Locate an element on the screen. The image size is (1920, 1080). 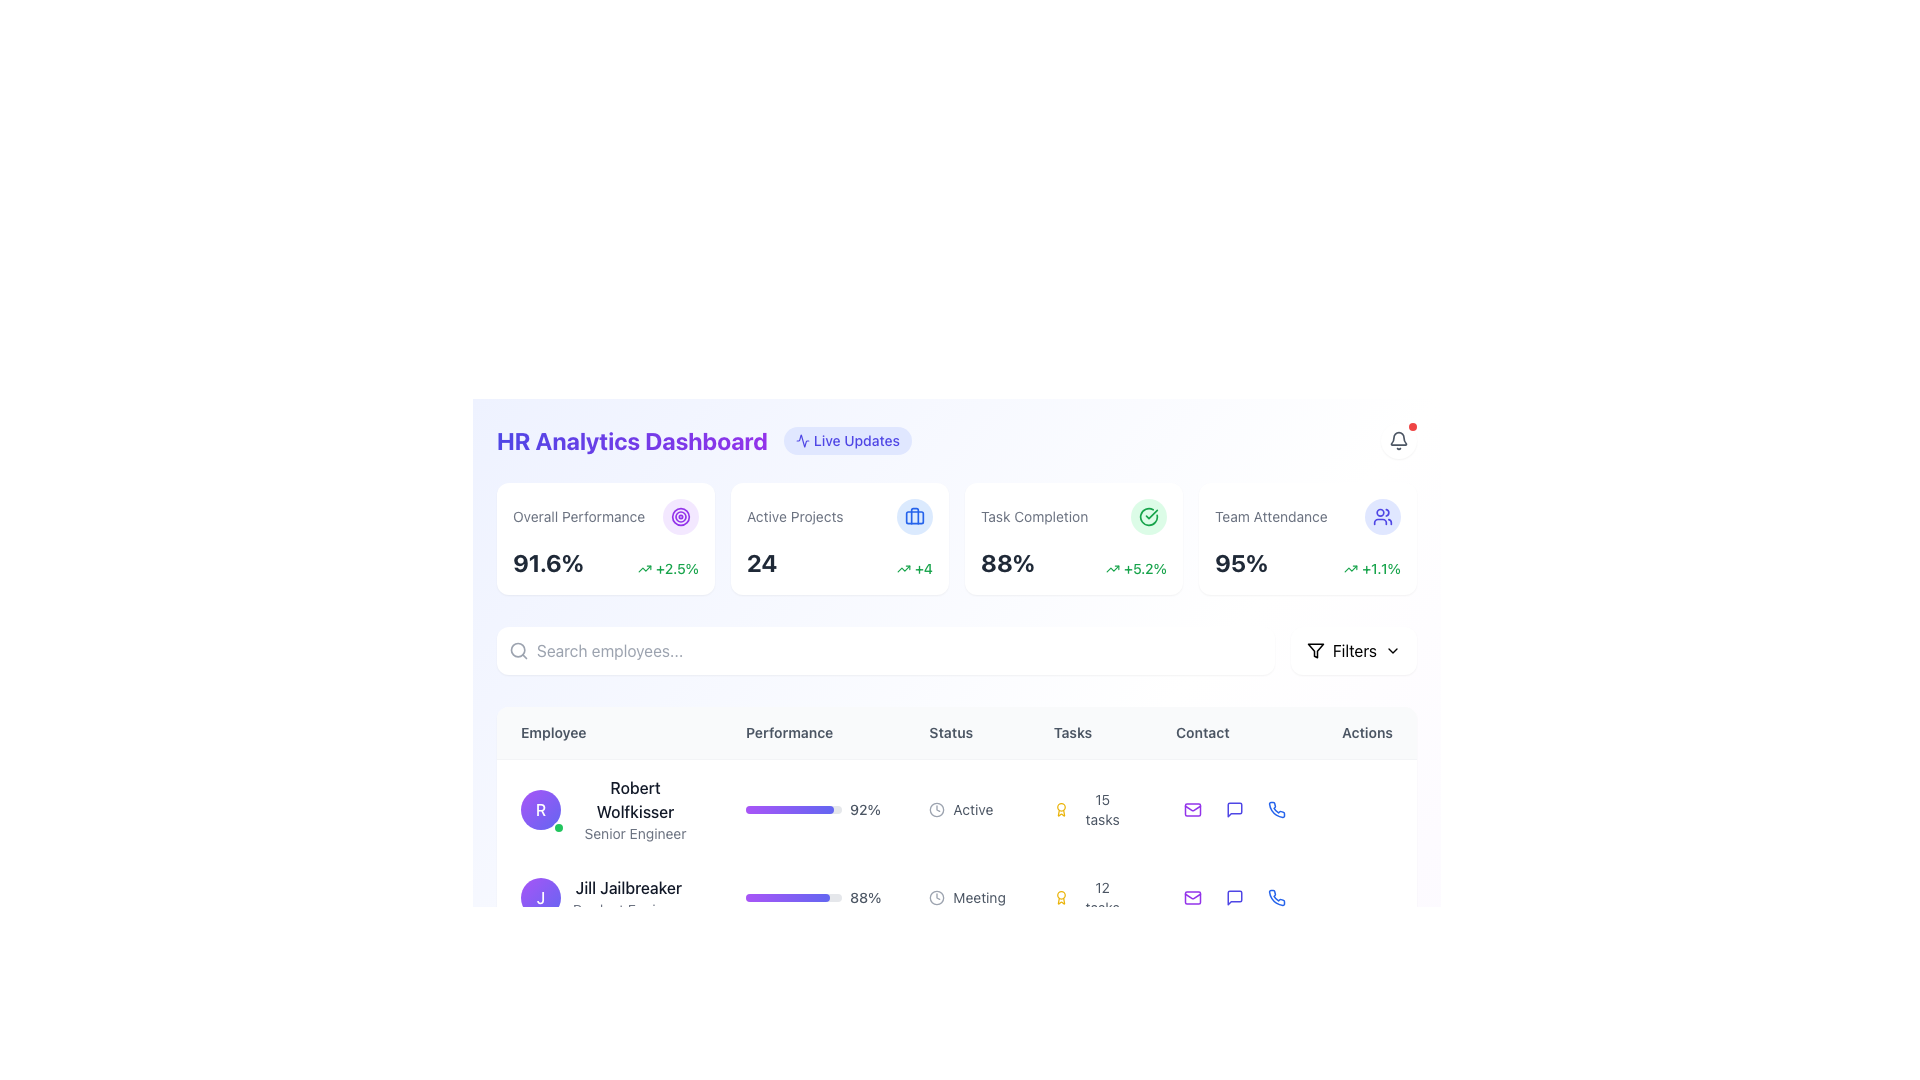
the displayed percentage on the progress bar for Robert Wolfkisser in the HR Analytics Dashboard is located at coordinates (792, 810).